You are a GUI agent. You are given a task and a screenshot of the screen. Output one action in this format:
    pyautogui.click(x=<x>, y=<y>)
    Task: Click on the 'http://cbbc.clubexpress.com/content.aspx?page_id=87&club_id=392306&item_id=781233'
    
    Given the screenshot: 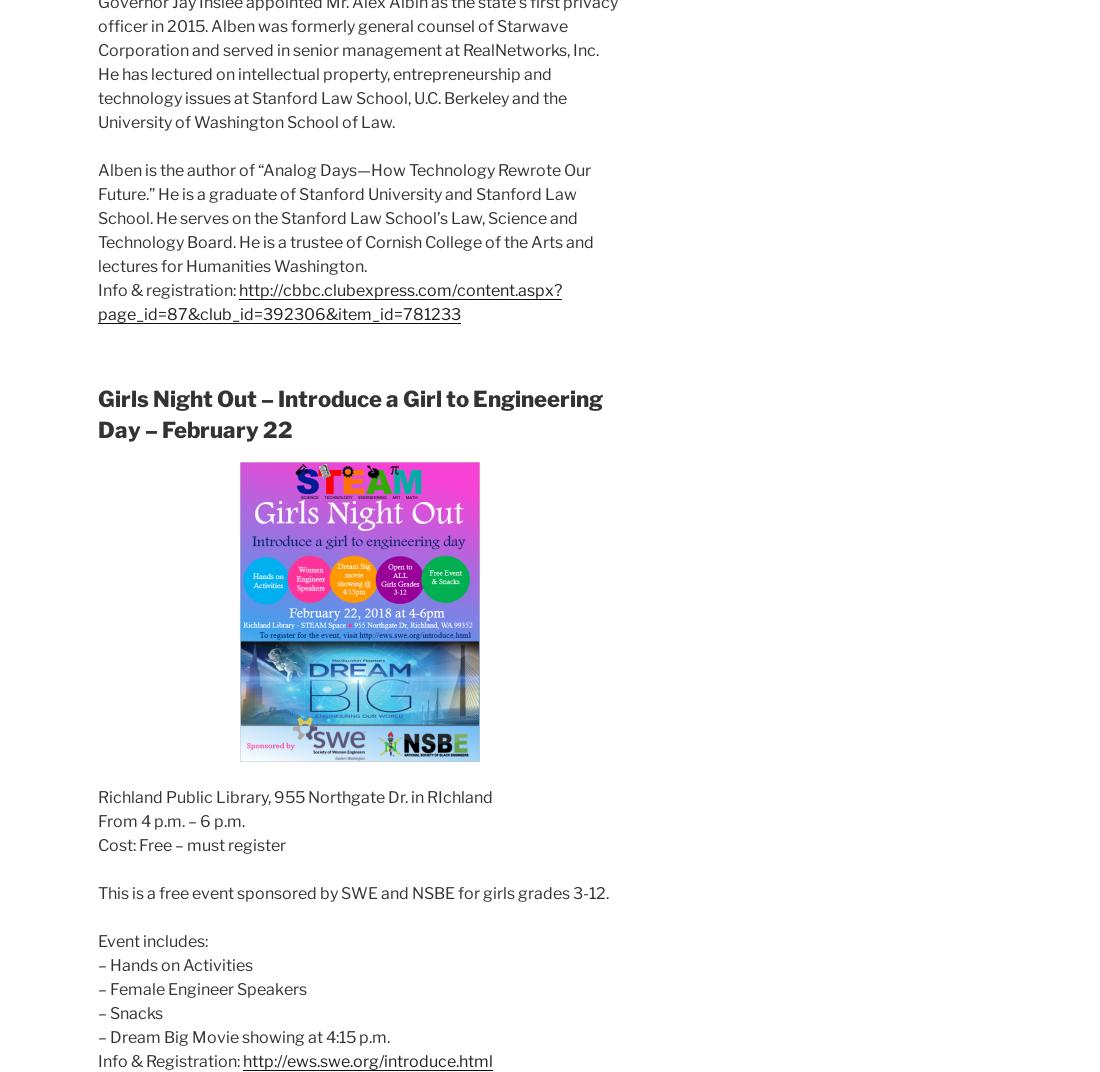 What is the action you would take?
    pyautogui.click(x=98, y=300)
    